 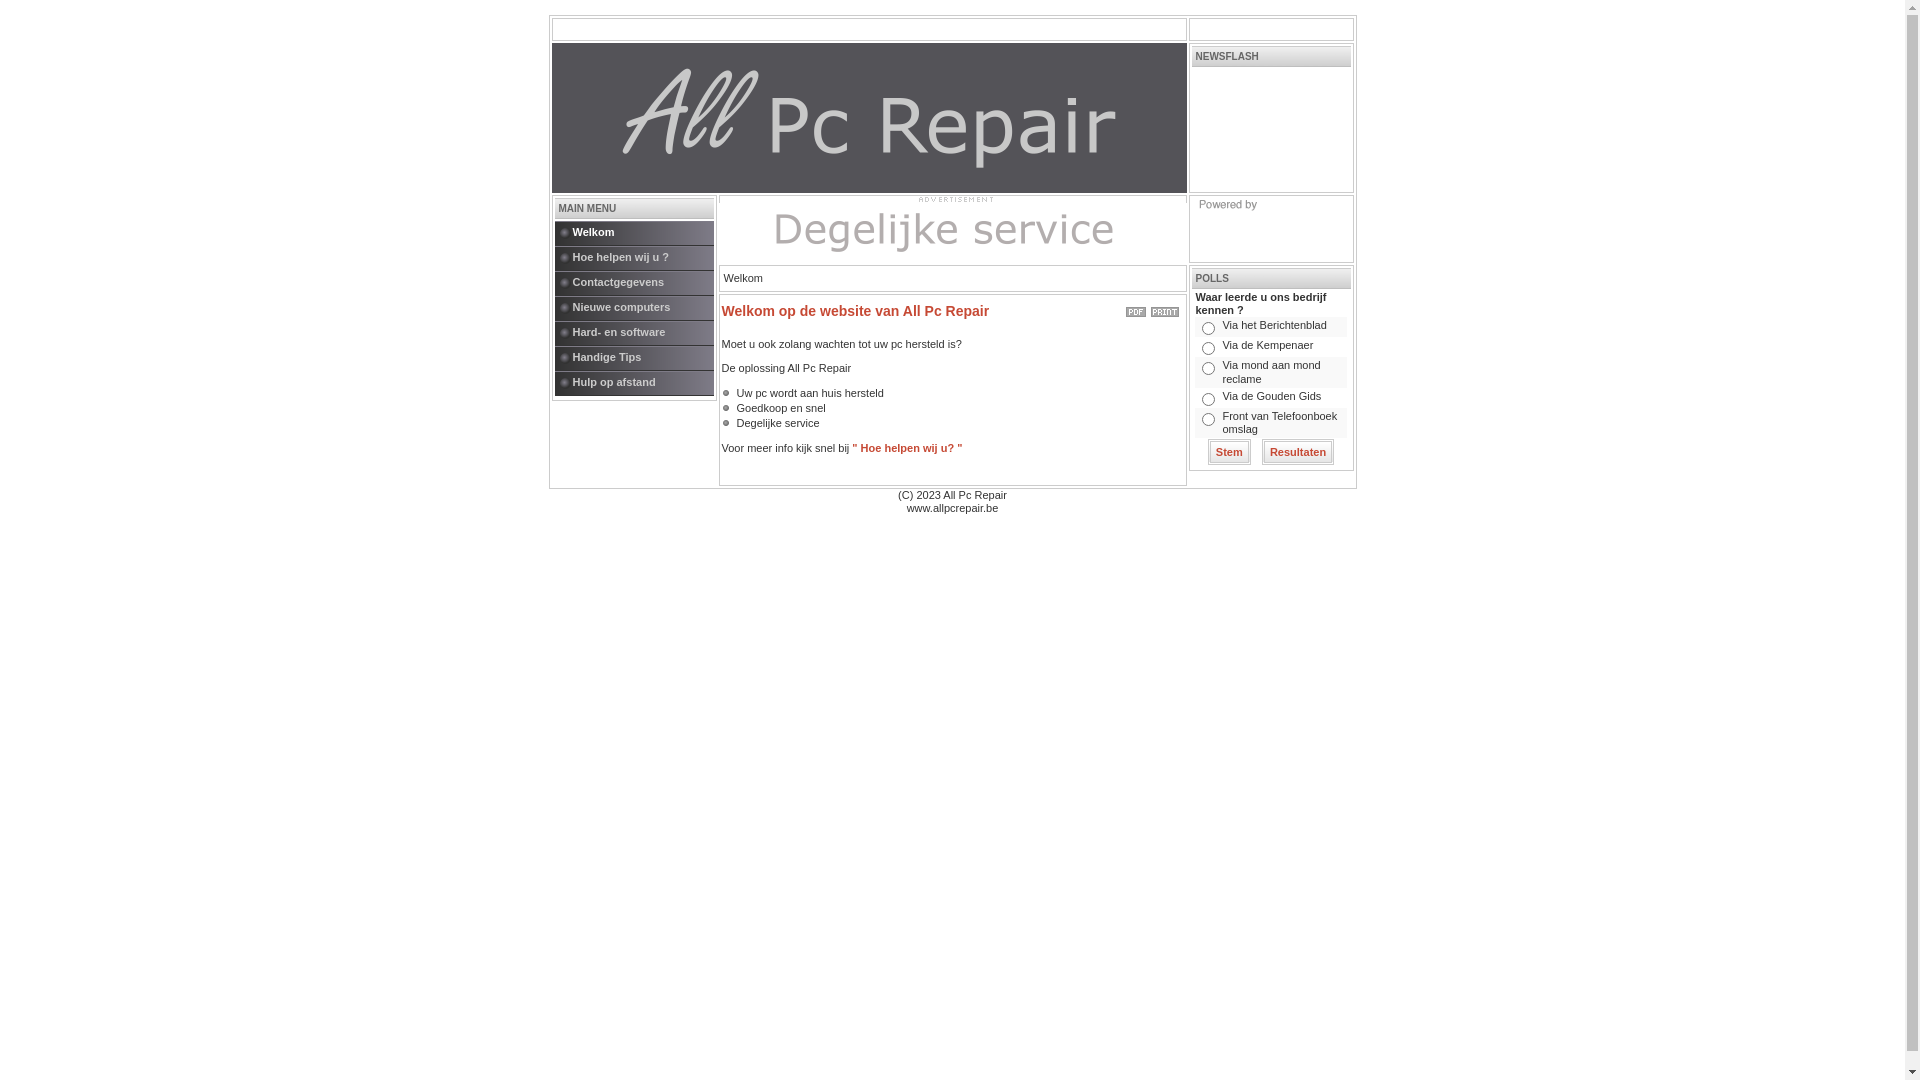 I want to click on 'Afdrukken', so click(x=1163, y=308).